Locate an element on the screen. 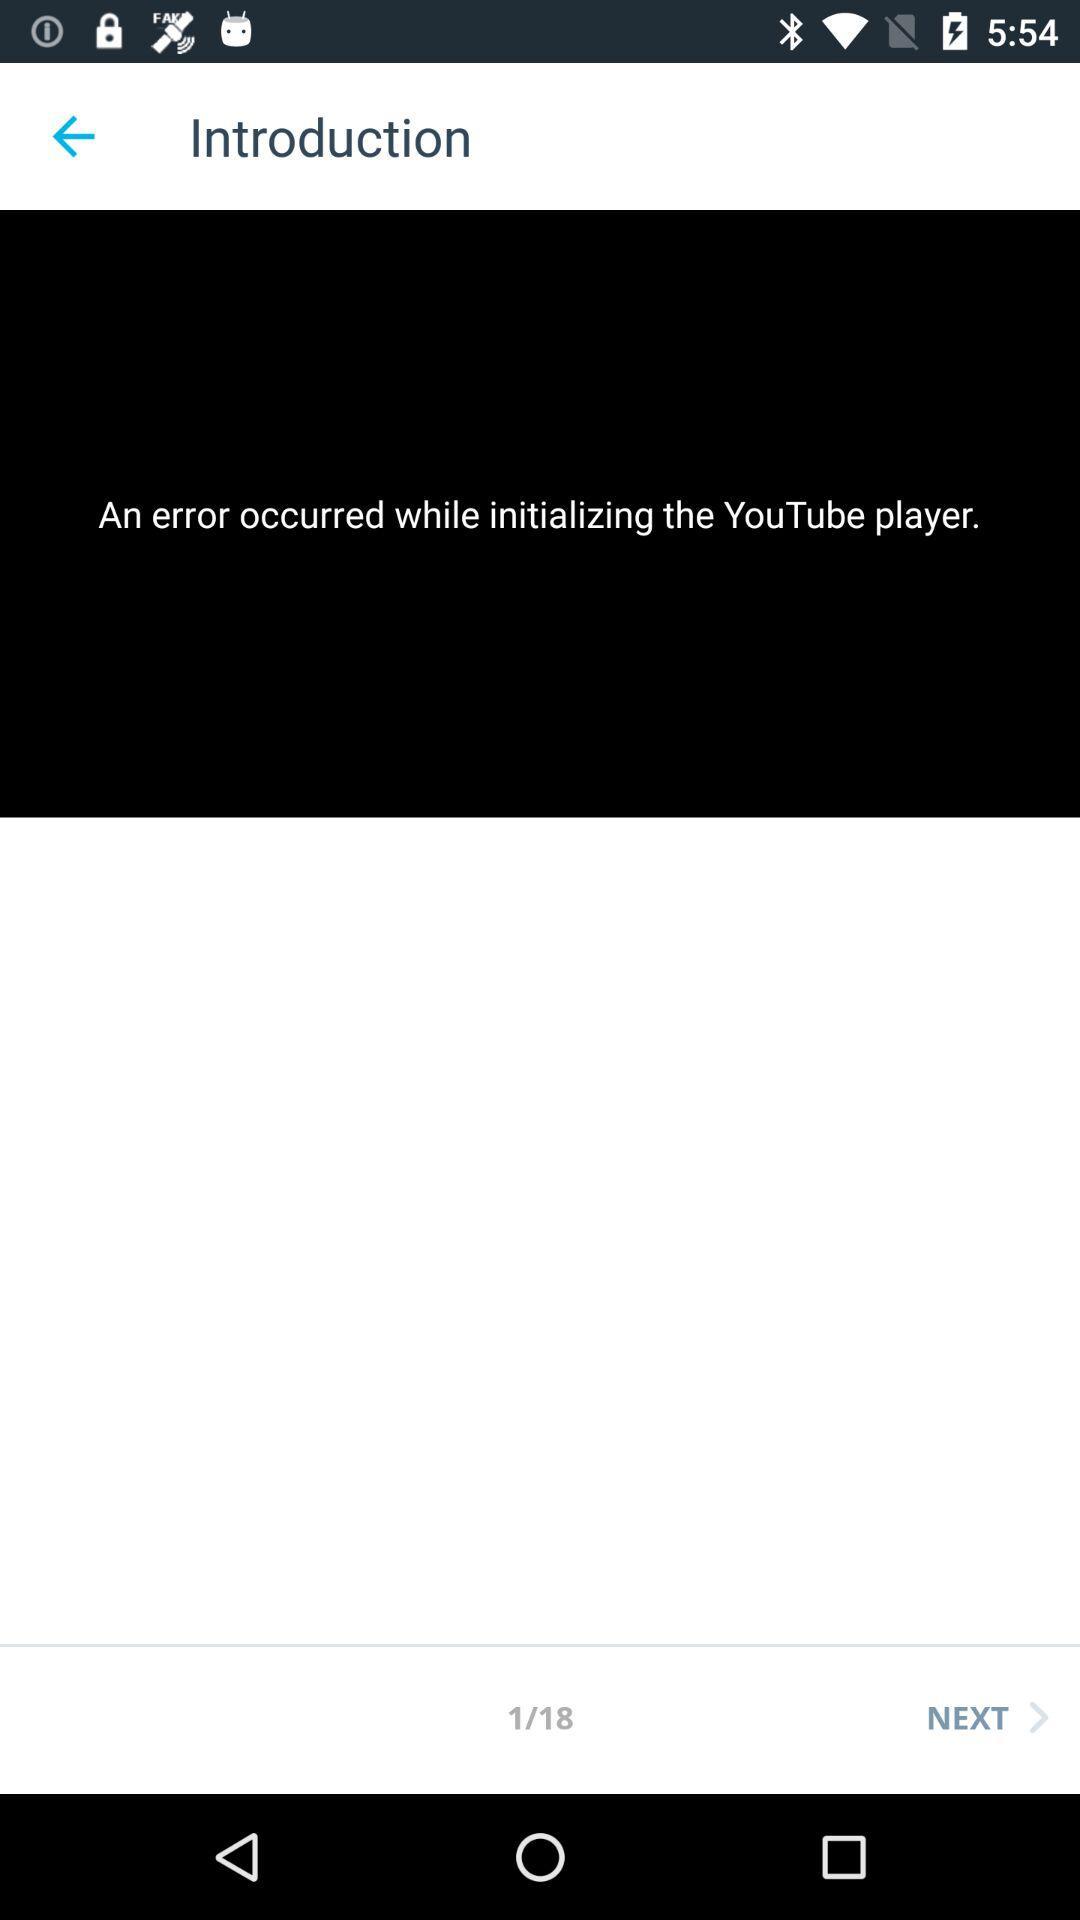 Image resolution: width=1080 pixels, height=1920 pixels. item next to 1/18 icon is located at coordinates (986, 1716).